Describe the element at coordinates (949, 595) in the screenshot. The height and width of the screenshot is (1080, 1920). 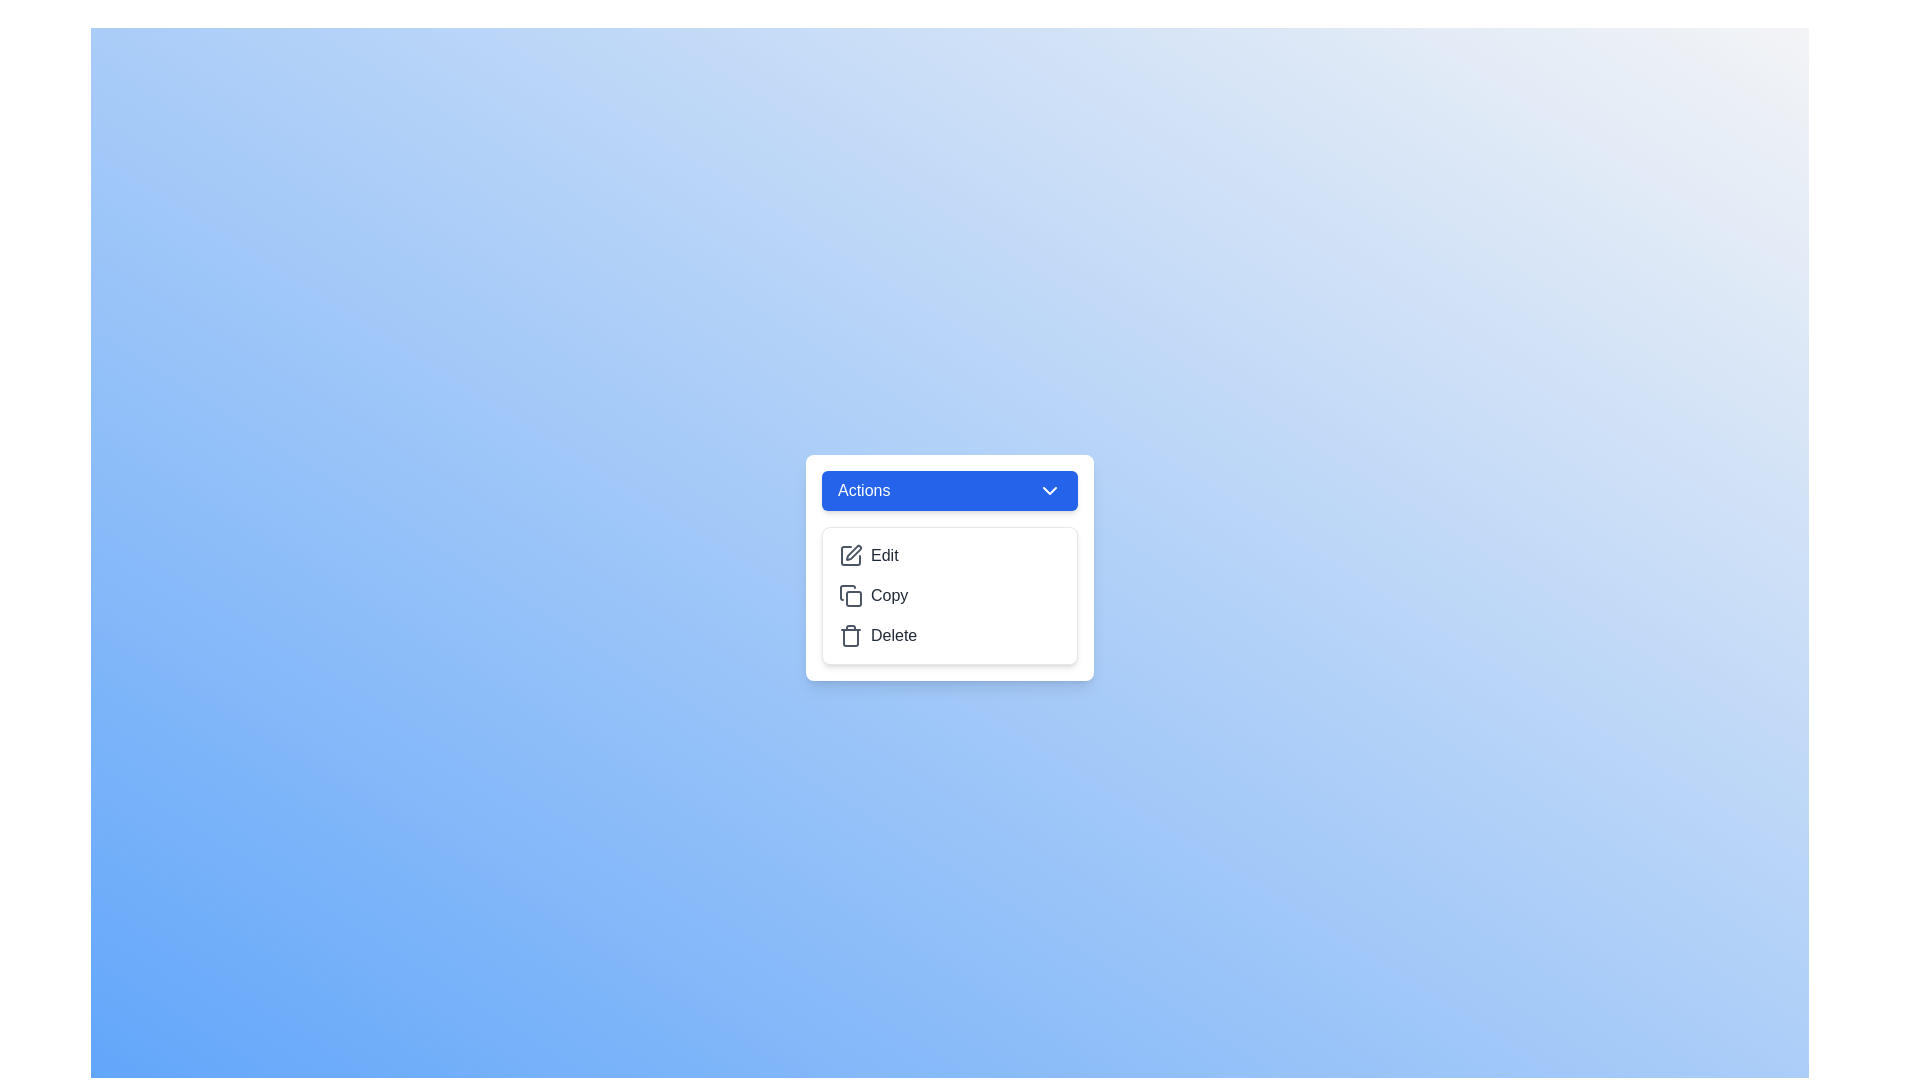
I see `the 'Copy' option in the dropdown menu located directly below the 'Actions' button and aligned centrally in the modal` at that location.